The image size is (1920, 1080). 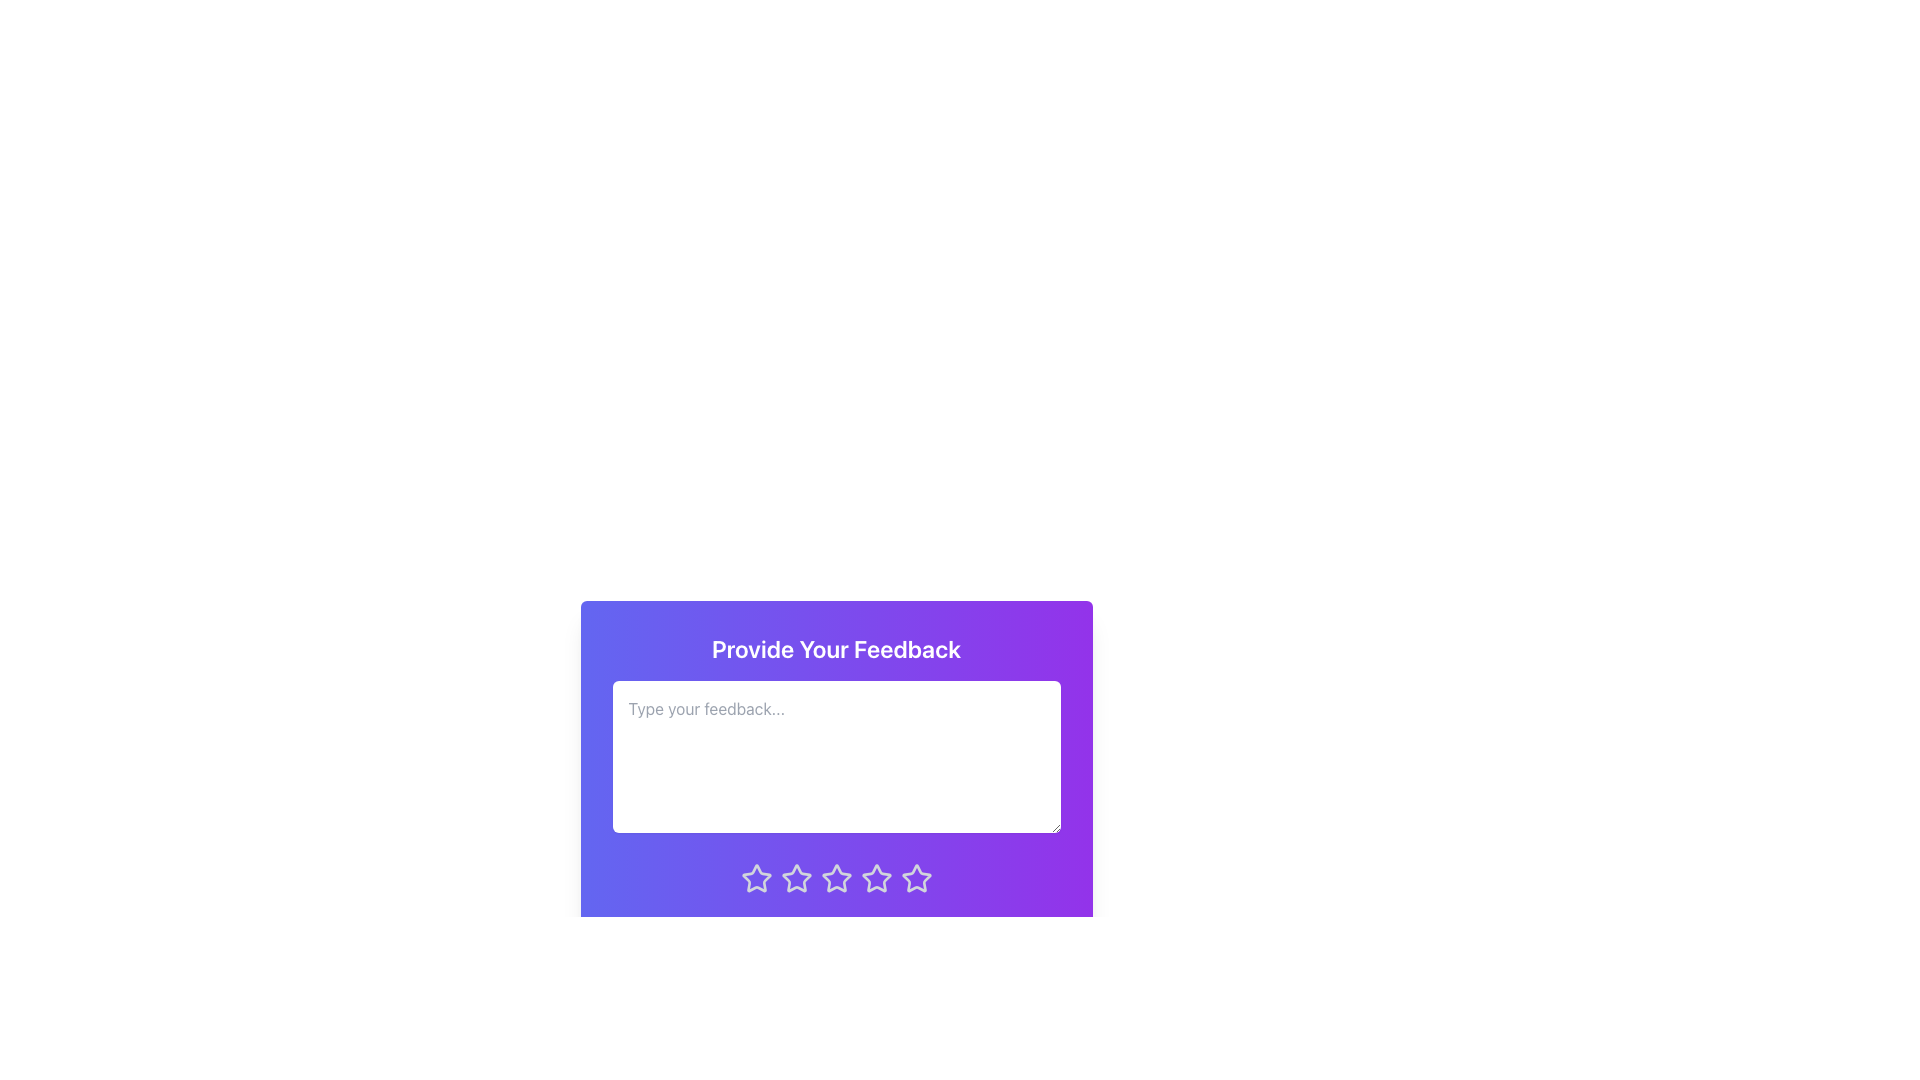 What do you see at coordinates (795, 878) in the screenshot?
I see `the third star icon in the rating system located at the bottom of the feedback form` at bounding box center [795, 878].